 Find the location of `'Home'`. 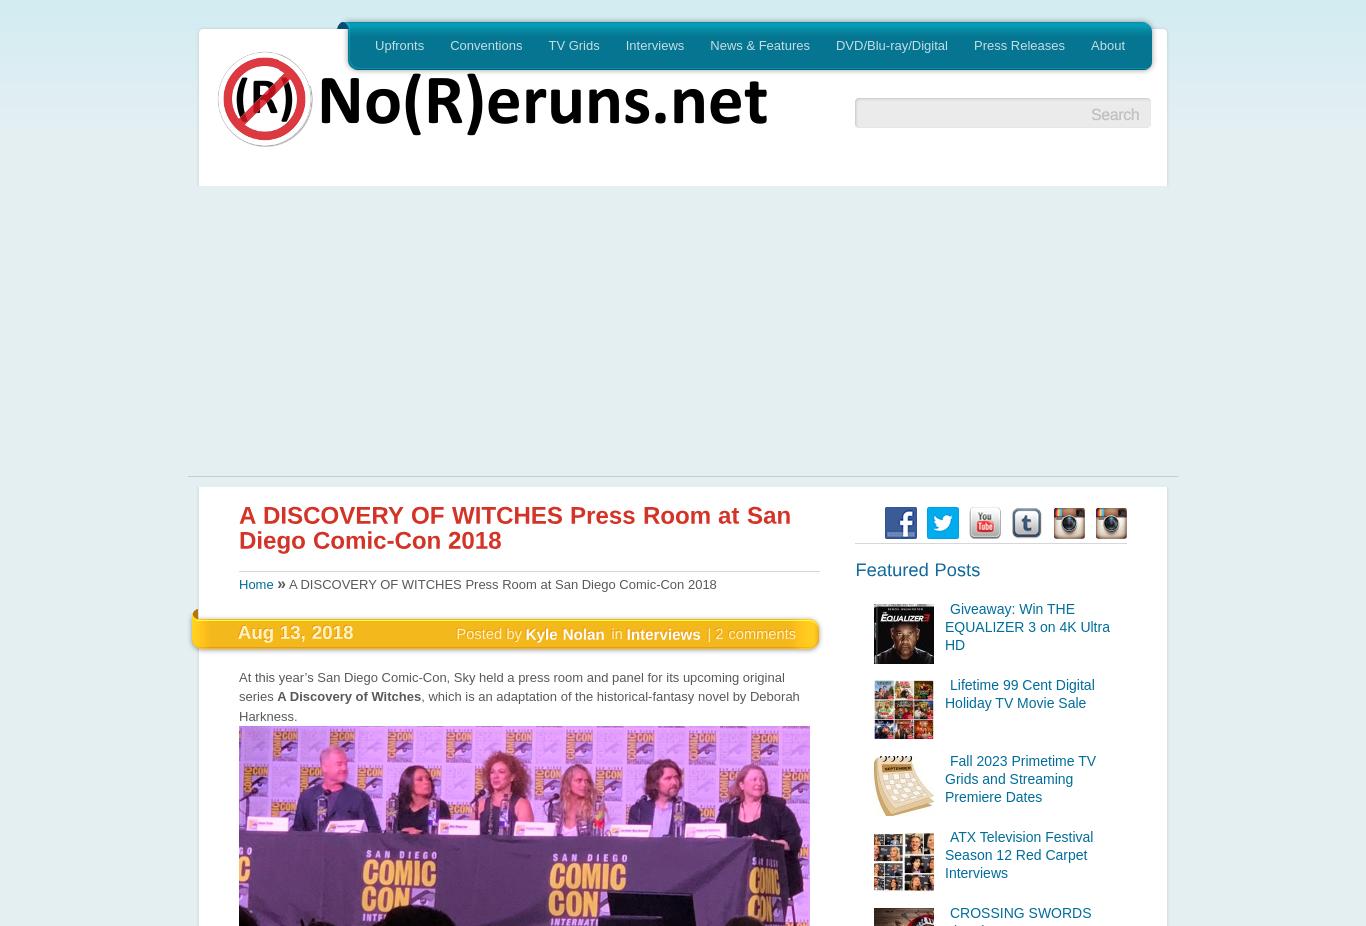

'Home' is located at coordinates (255, 583).